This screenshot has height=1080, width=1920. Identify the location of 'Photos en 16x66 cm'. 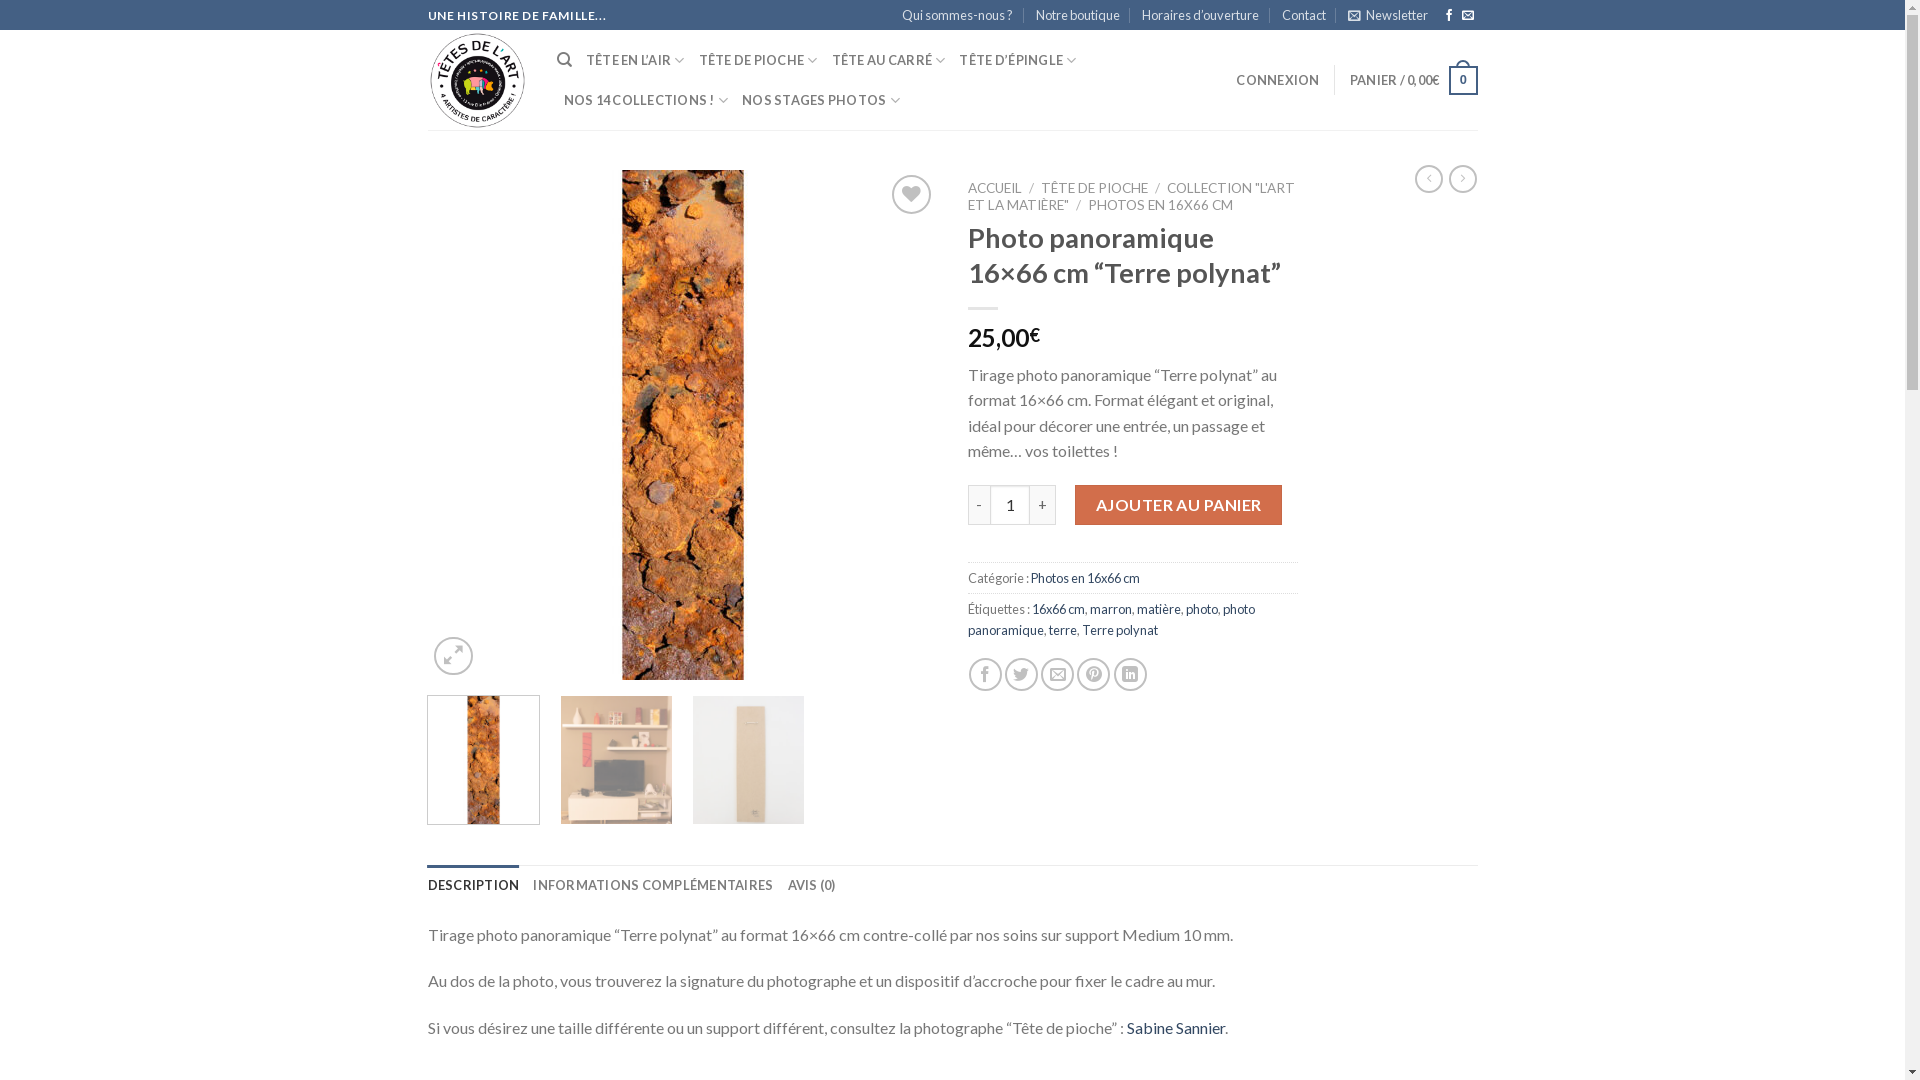
(1083, 578).